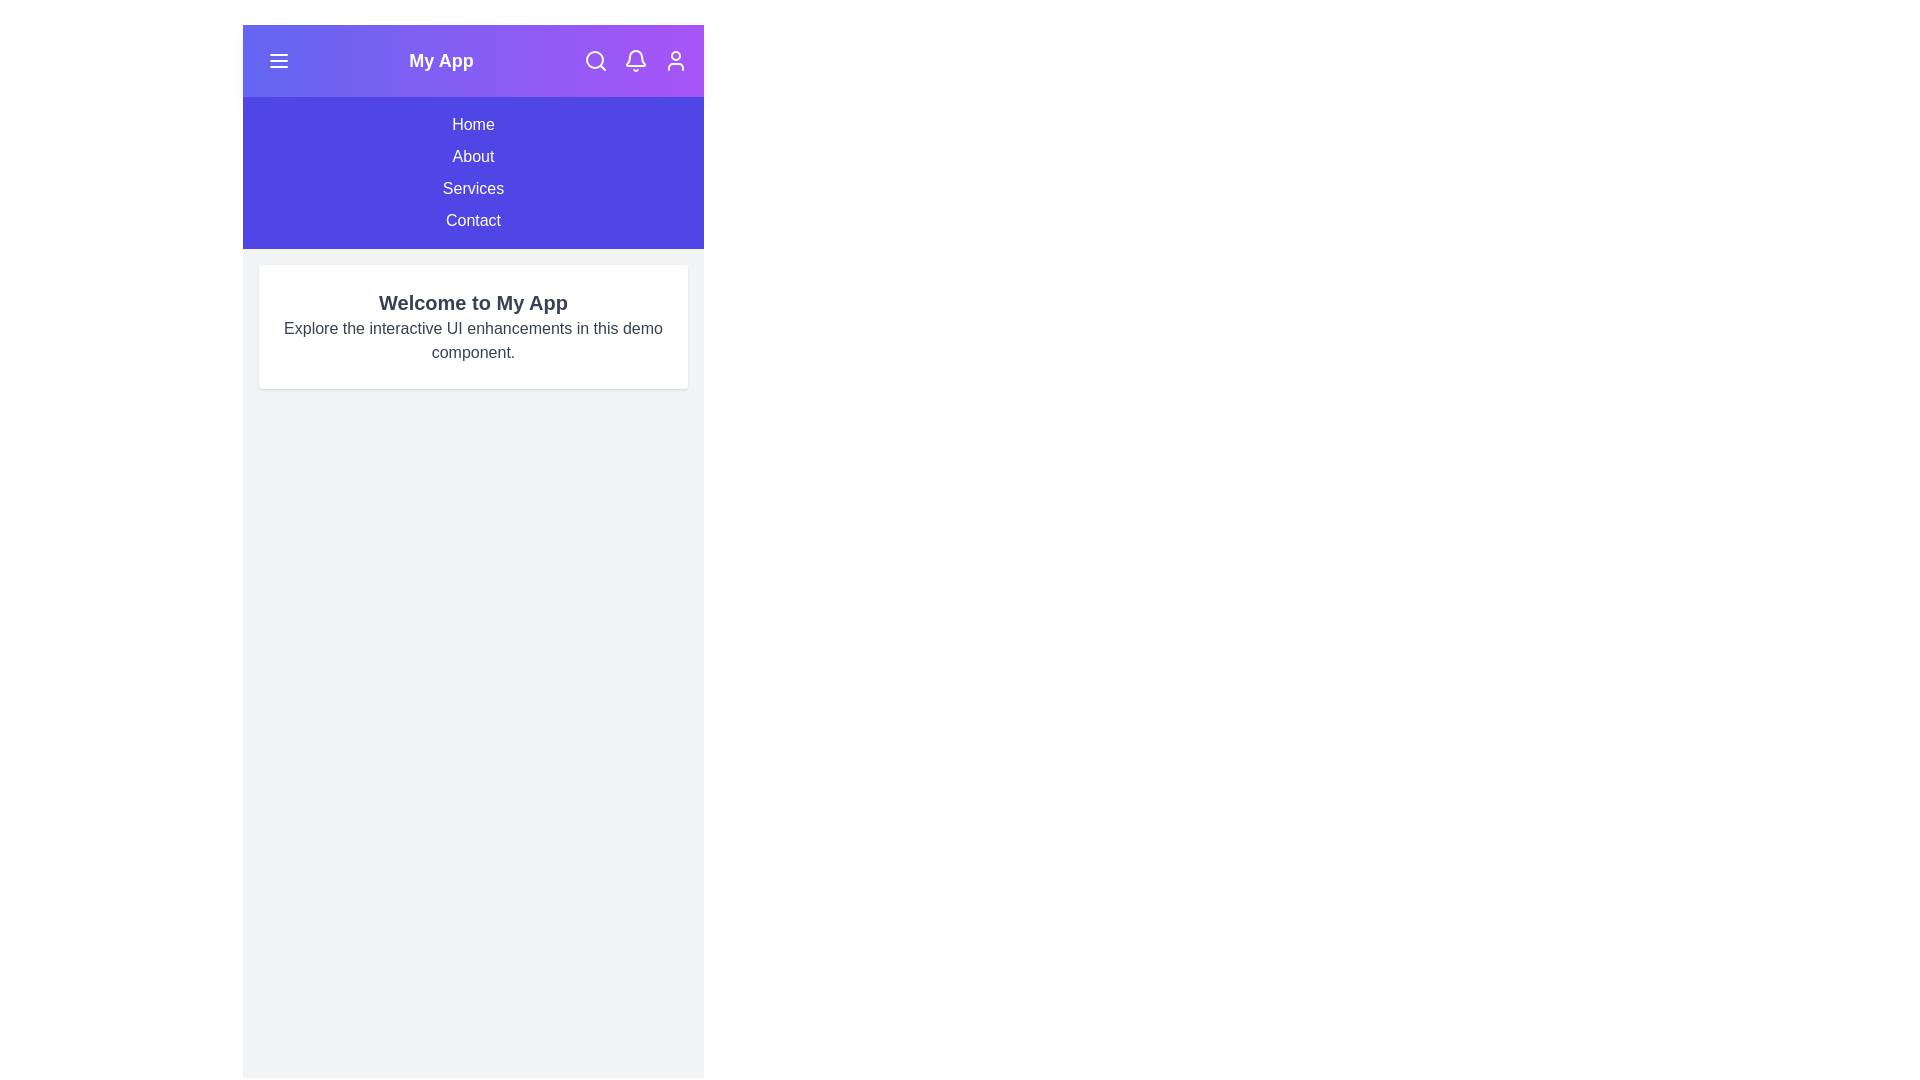 The height and width of the screenshot is (1080, 1920). What do you see at coordinates (472, 220) in the screenshot?
I see `the menu item Contact from the navigation menu` at bounding box center [472, 220].